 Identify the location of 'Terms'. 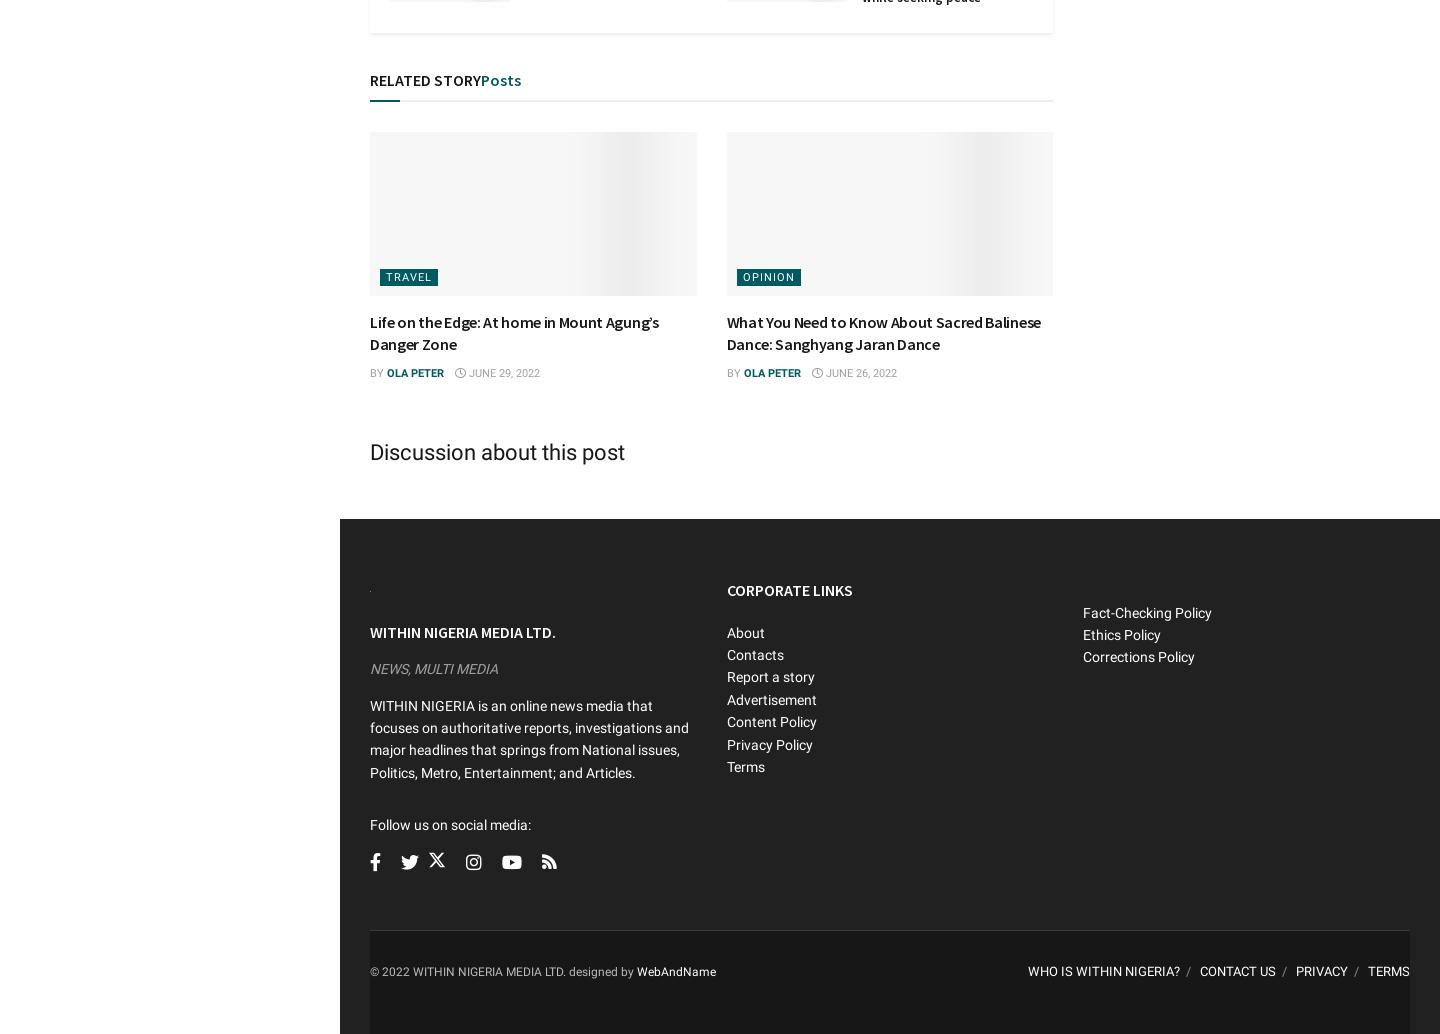
(744, 765).